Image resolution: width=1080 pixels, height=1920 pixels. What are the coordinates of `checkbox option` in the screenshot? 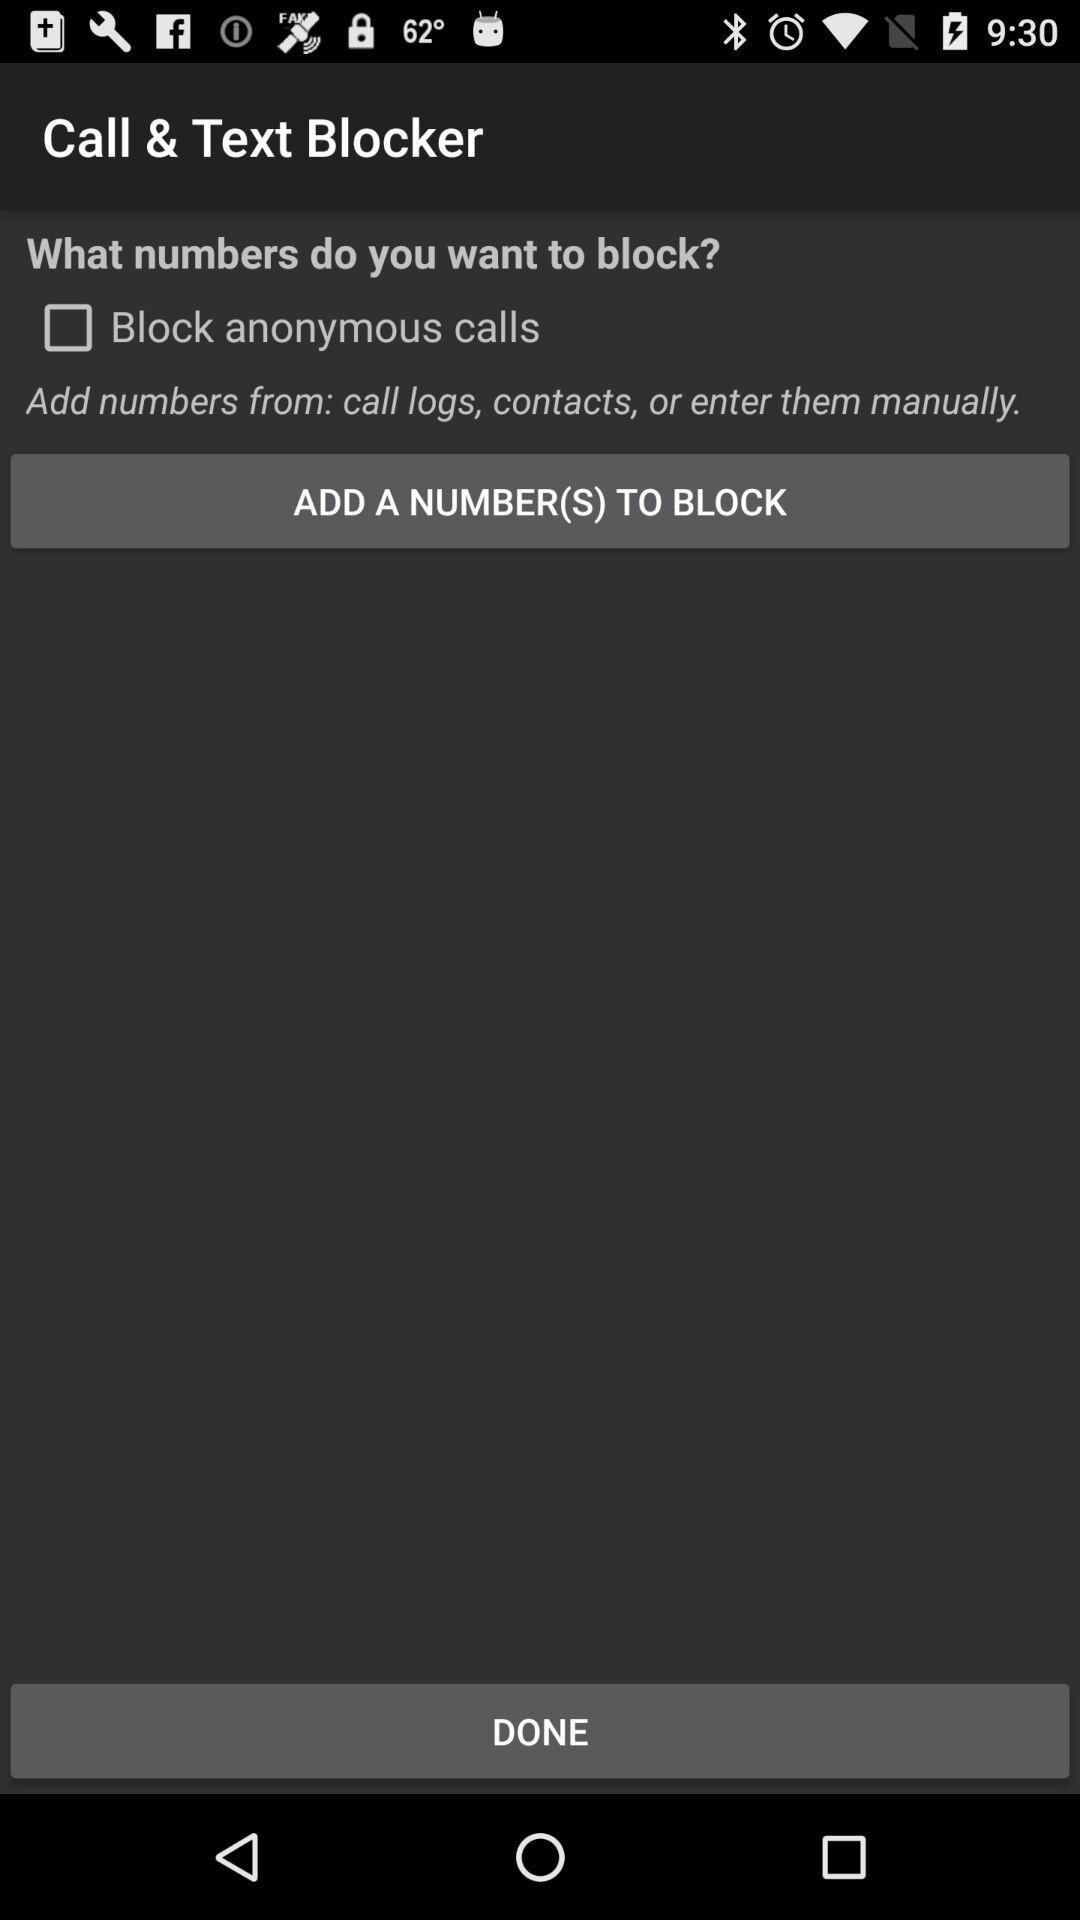 It's located at (67, 327).